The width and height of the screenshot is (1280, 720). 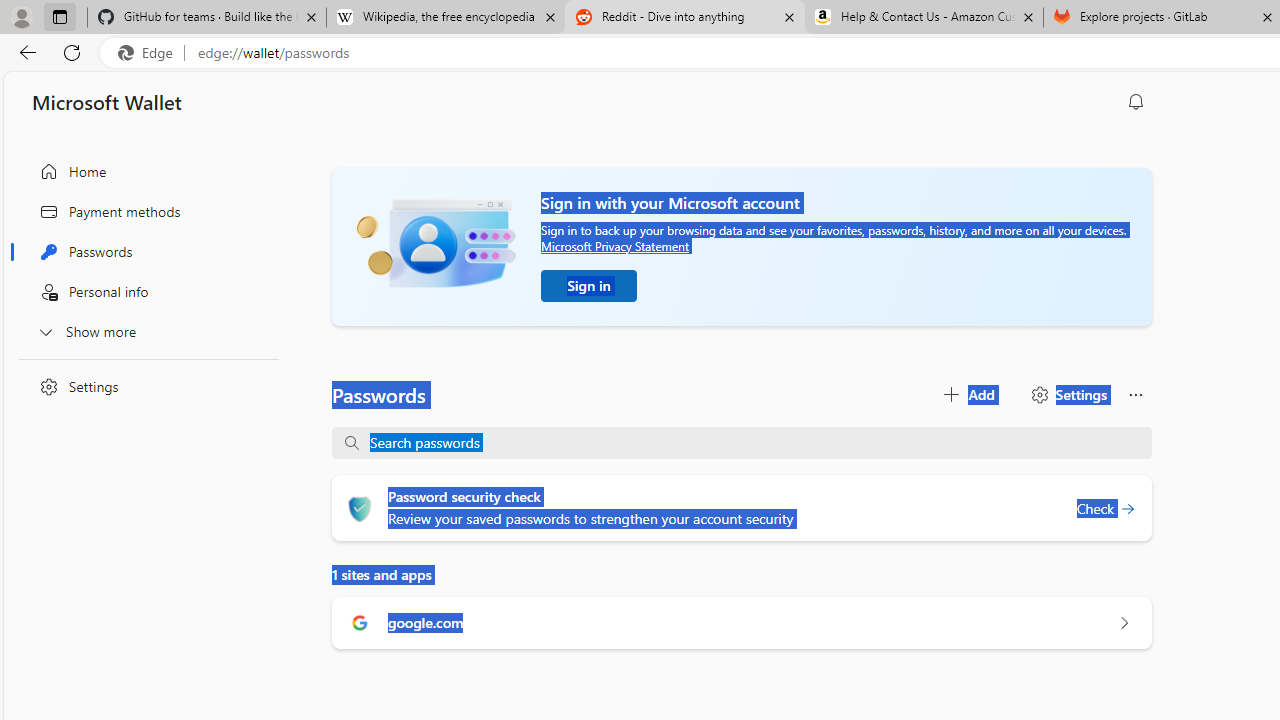 I want to click on 'Show more', so click(x=143, y=330).